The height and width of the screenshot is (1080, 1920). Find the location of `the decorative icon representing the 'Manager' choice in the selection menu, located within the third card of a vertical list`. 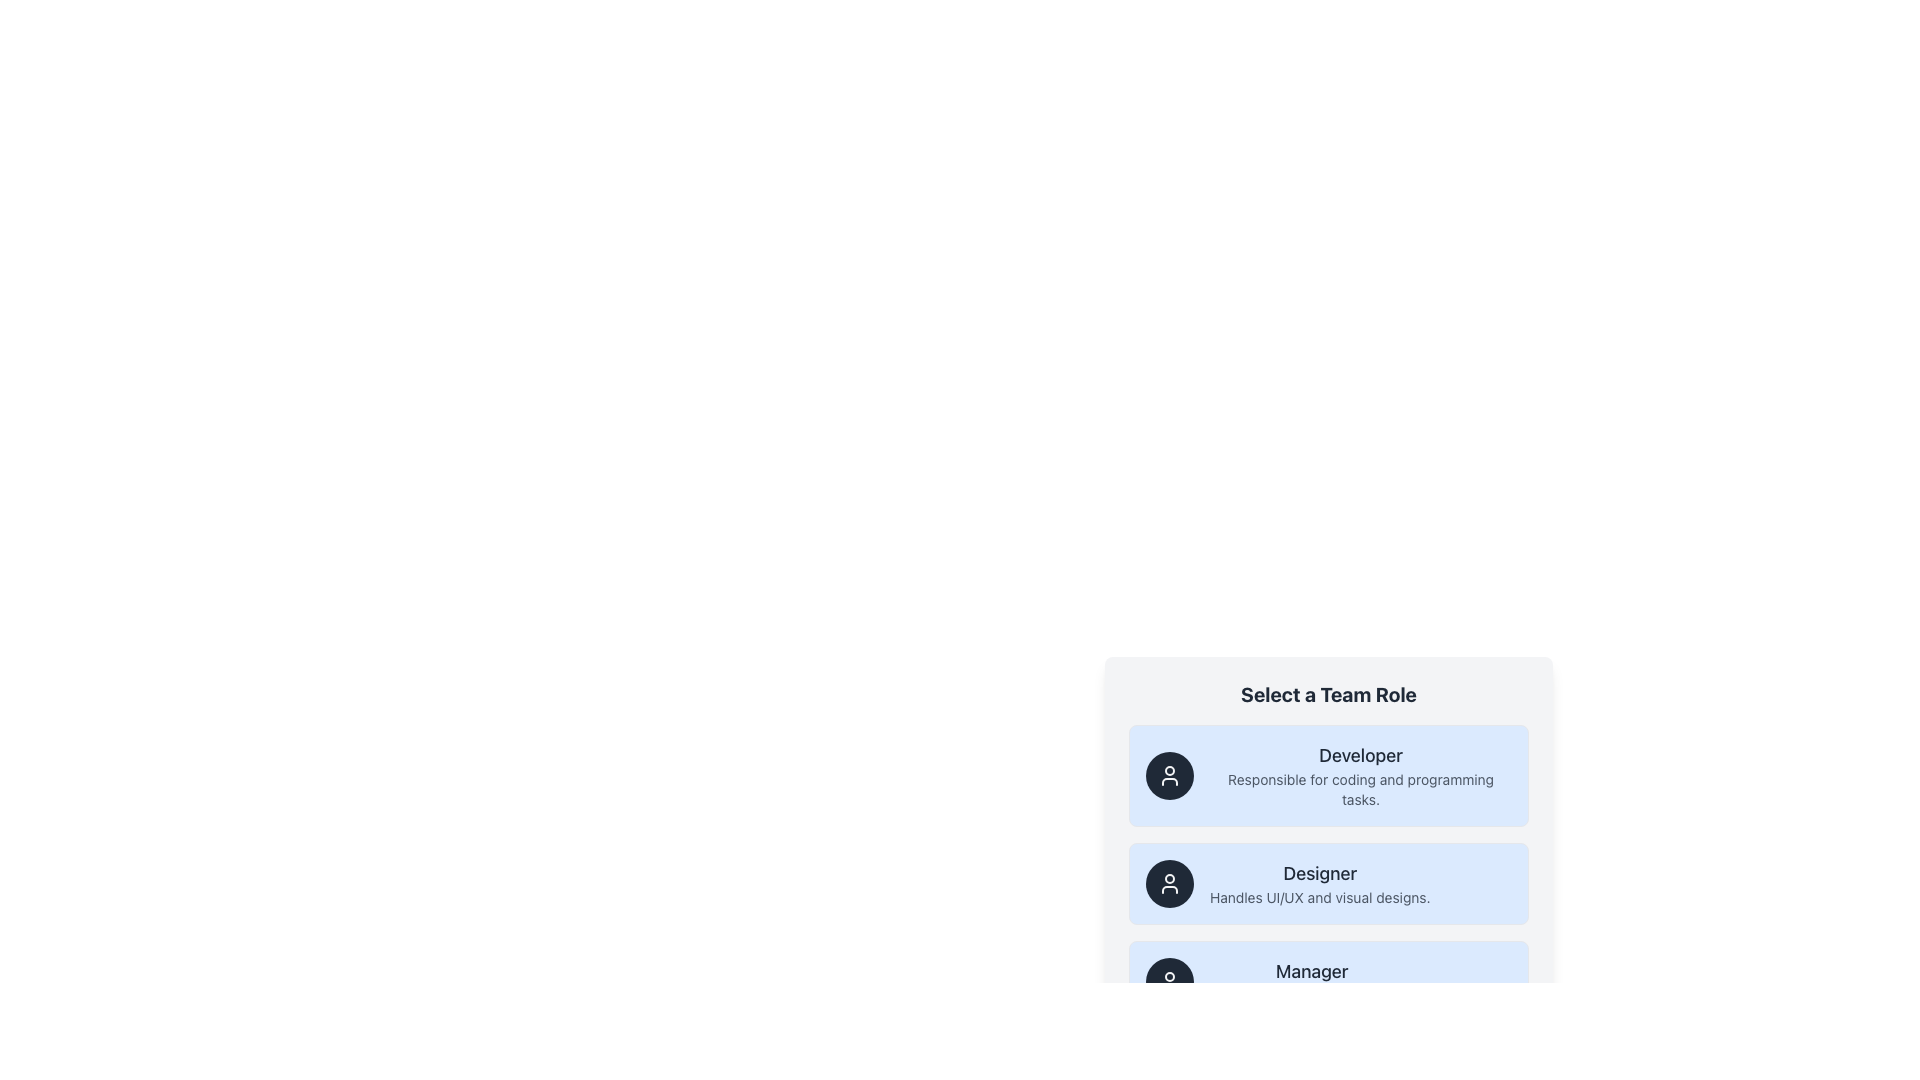

the decorative icon representing the 'Manager' choice in the selection menu, located within the third card of a vertical list is located at coordinates (1170, 981).